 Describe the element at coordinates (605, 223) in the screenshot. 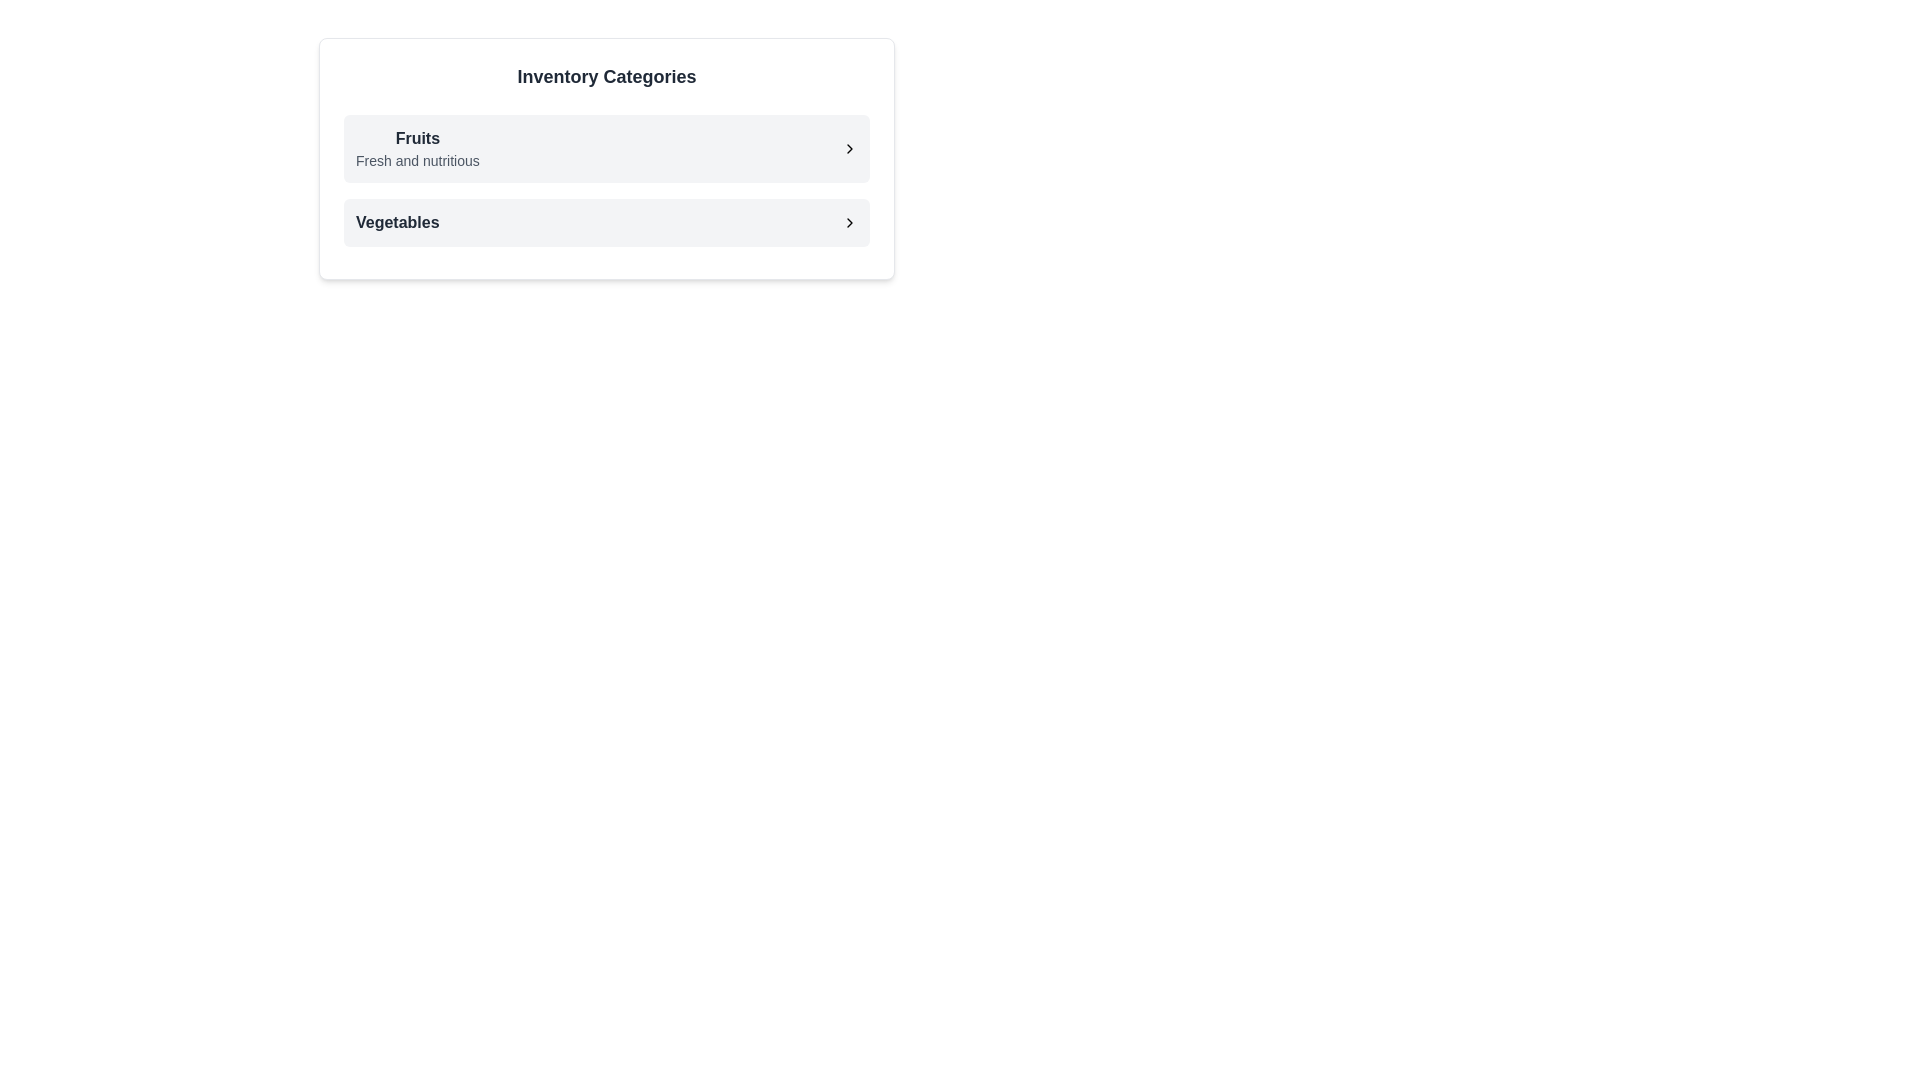

I see `the list item labeled 'Vegetables'` at that location.